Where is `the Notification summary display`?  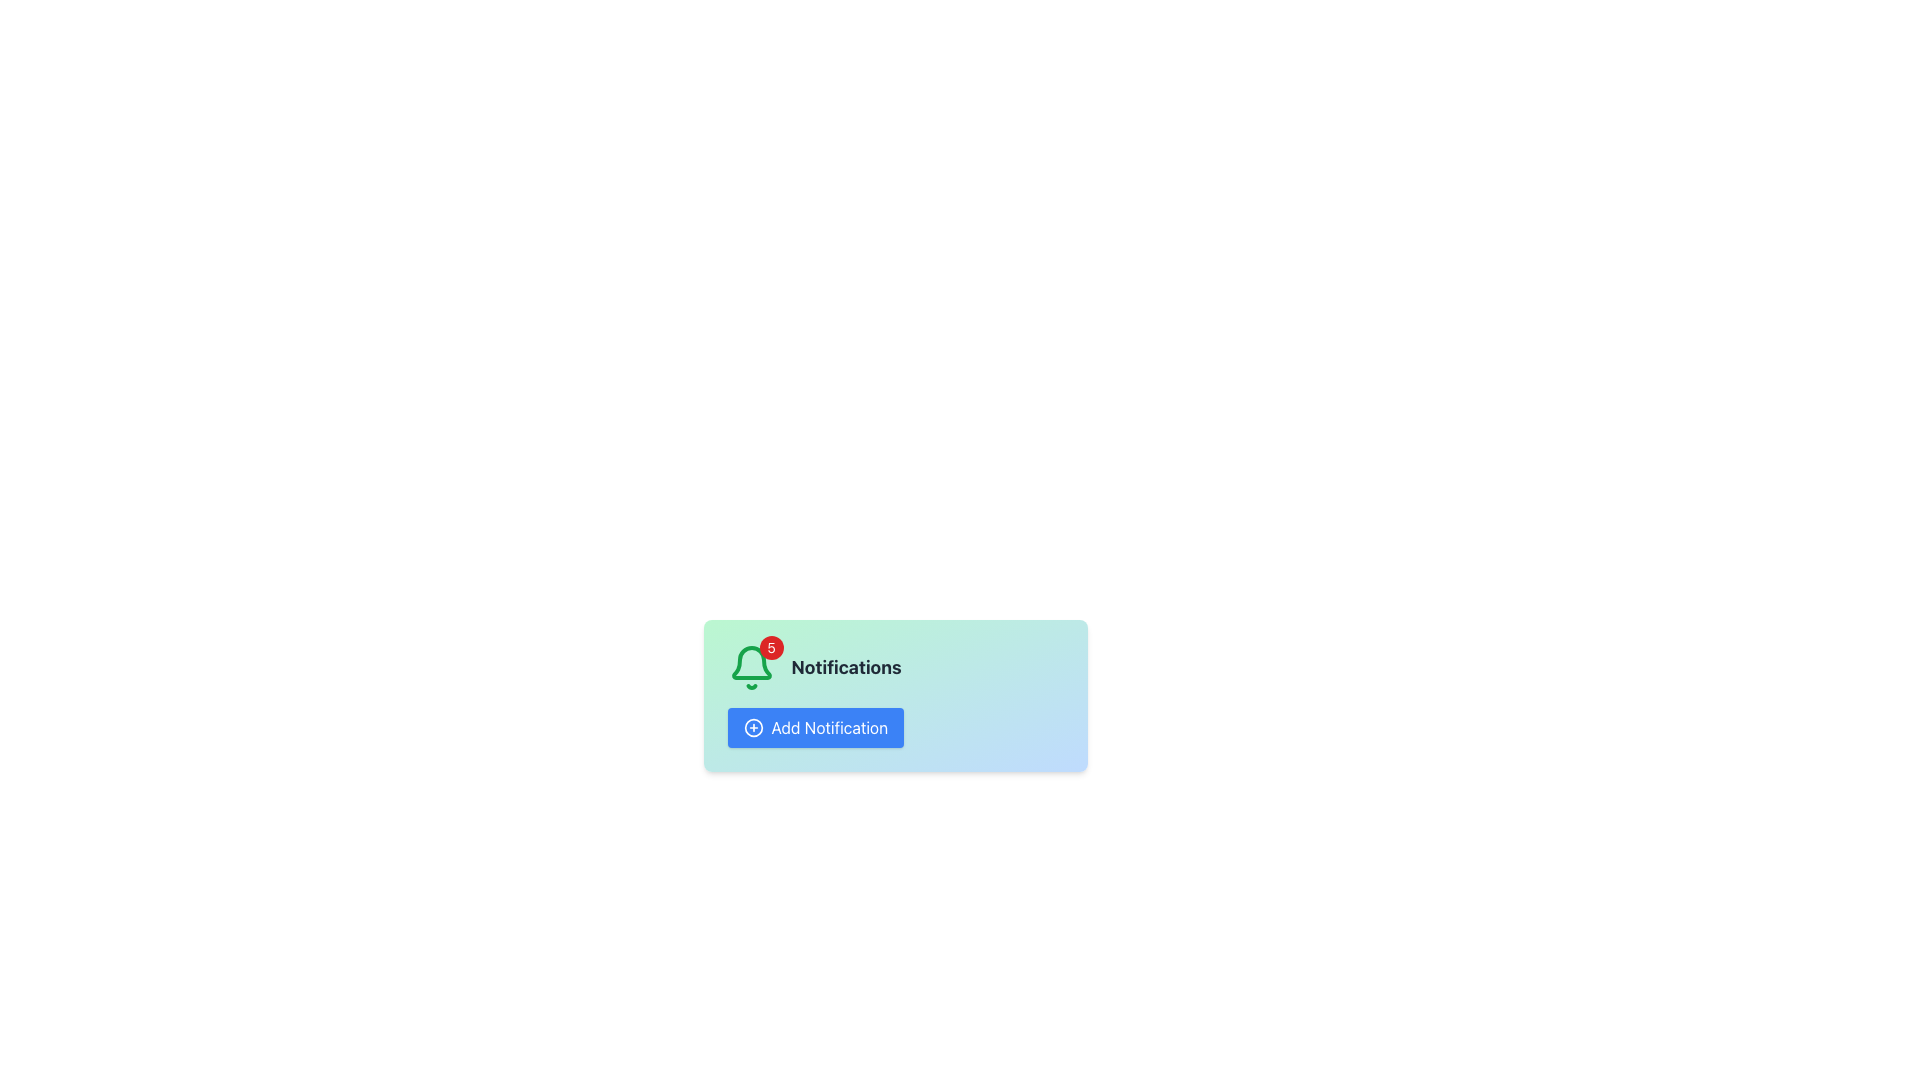
the Notification summary display is located at coordinates (894, 667).